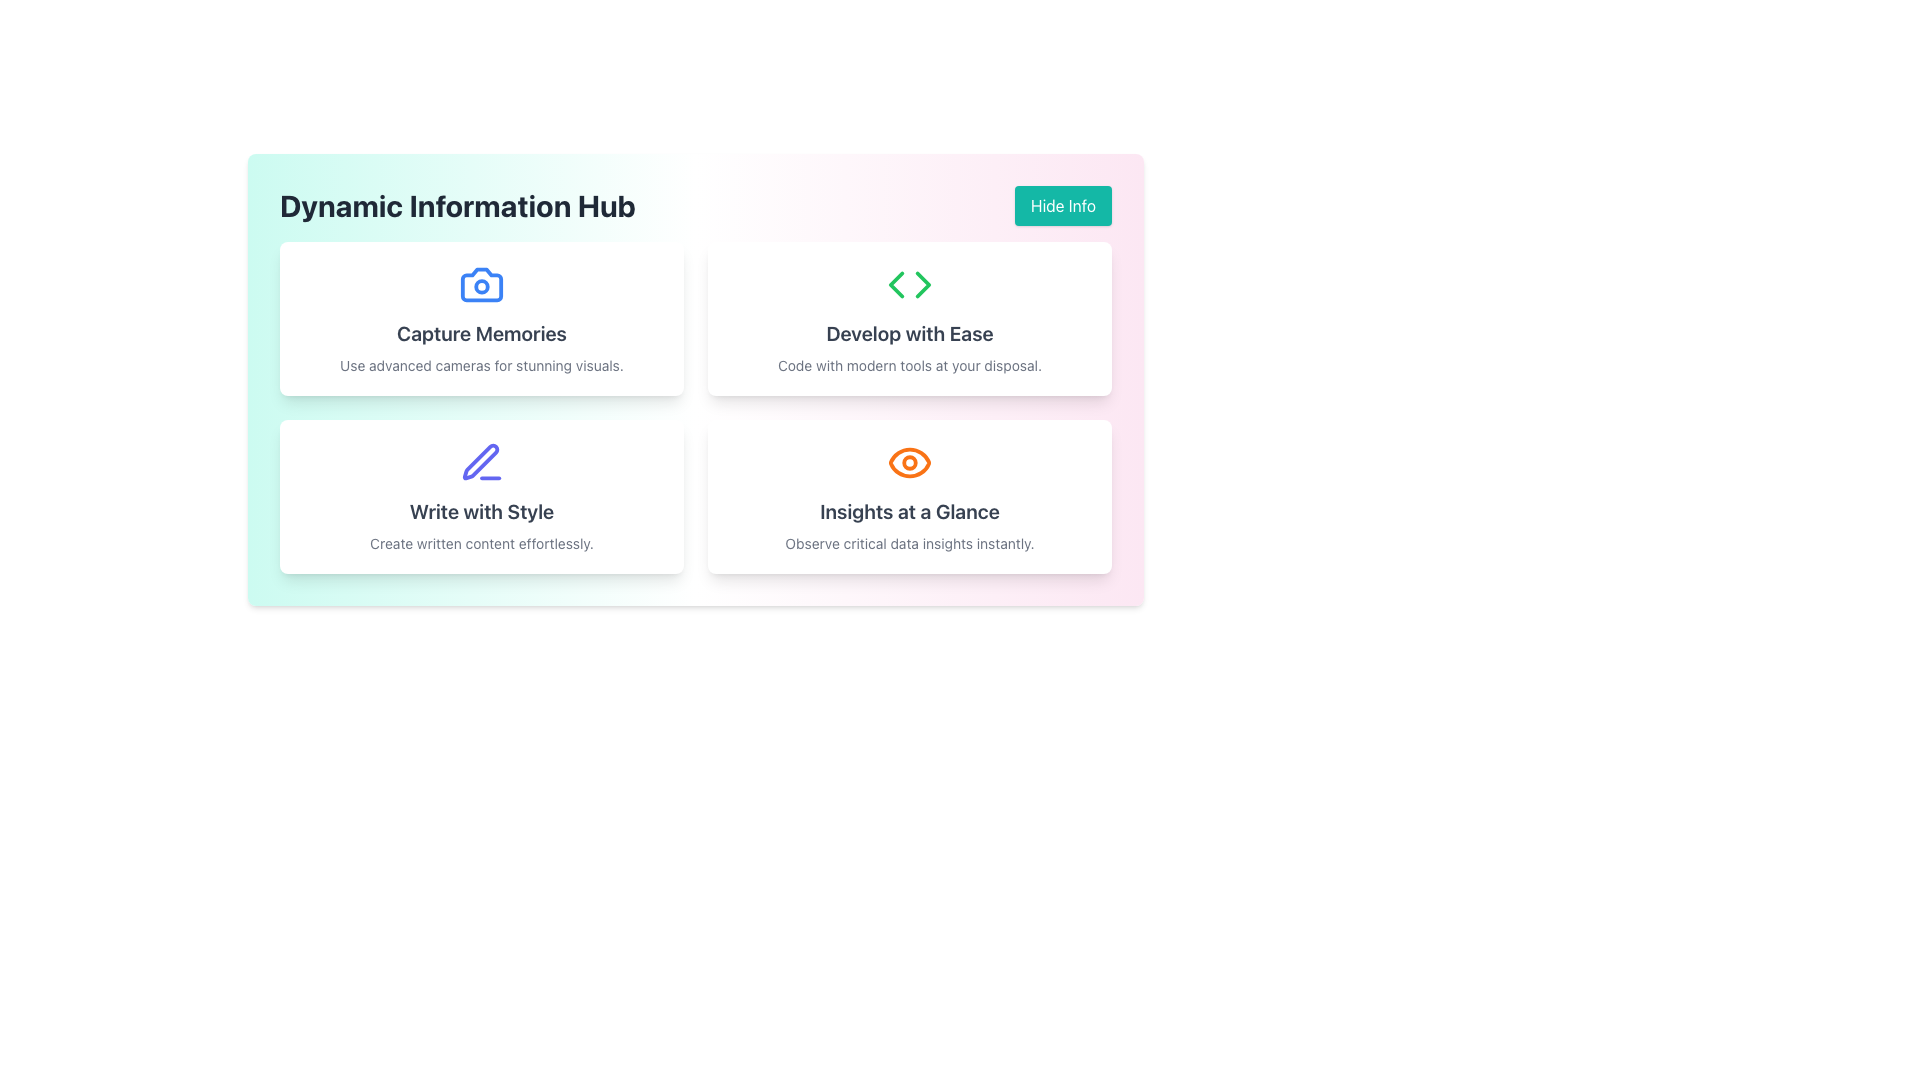 The height and width of the screenshot is (1080, 1920). I want to click on the pen-shaped icon with an indigo outline labeled 'Write with Style' located in the 'Dynamic Information Hub' section, so click(481, 462).